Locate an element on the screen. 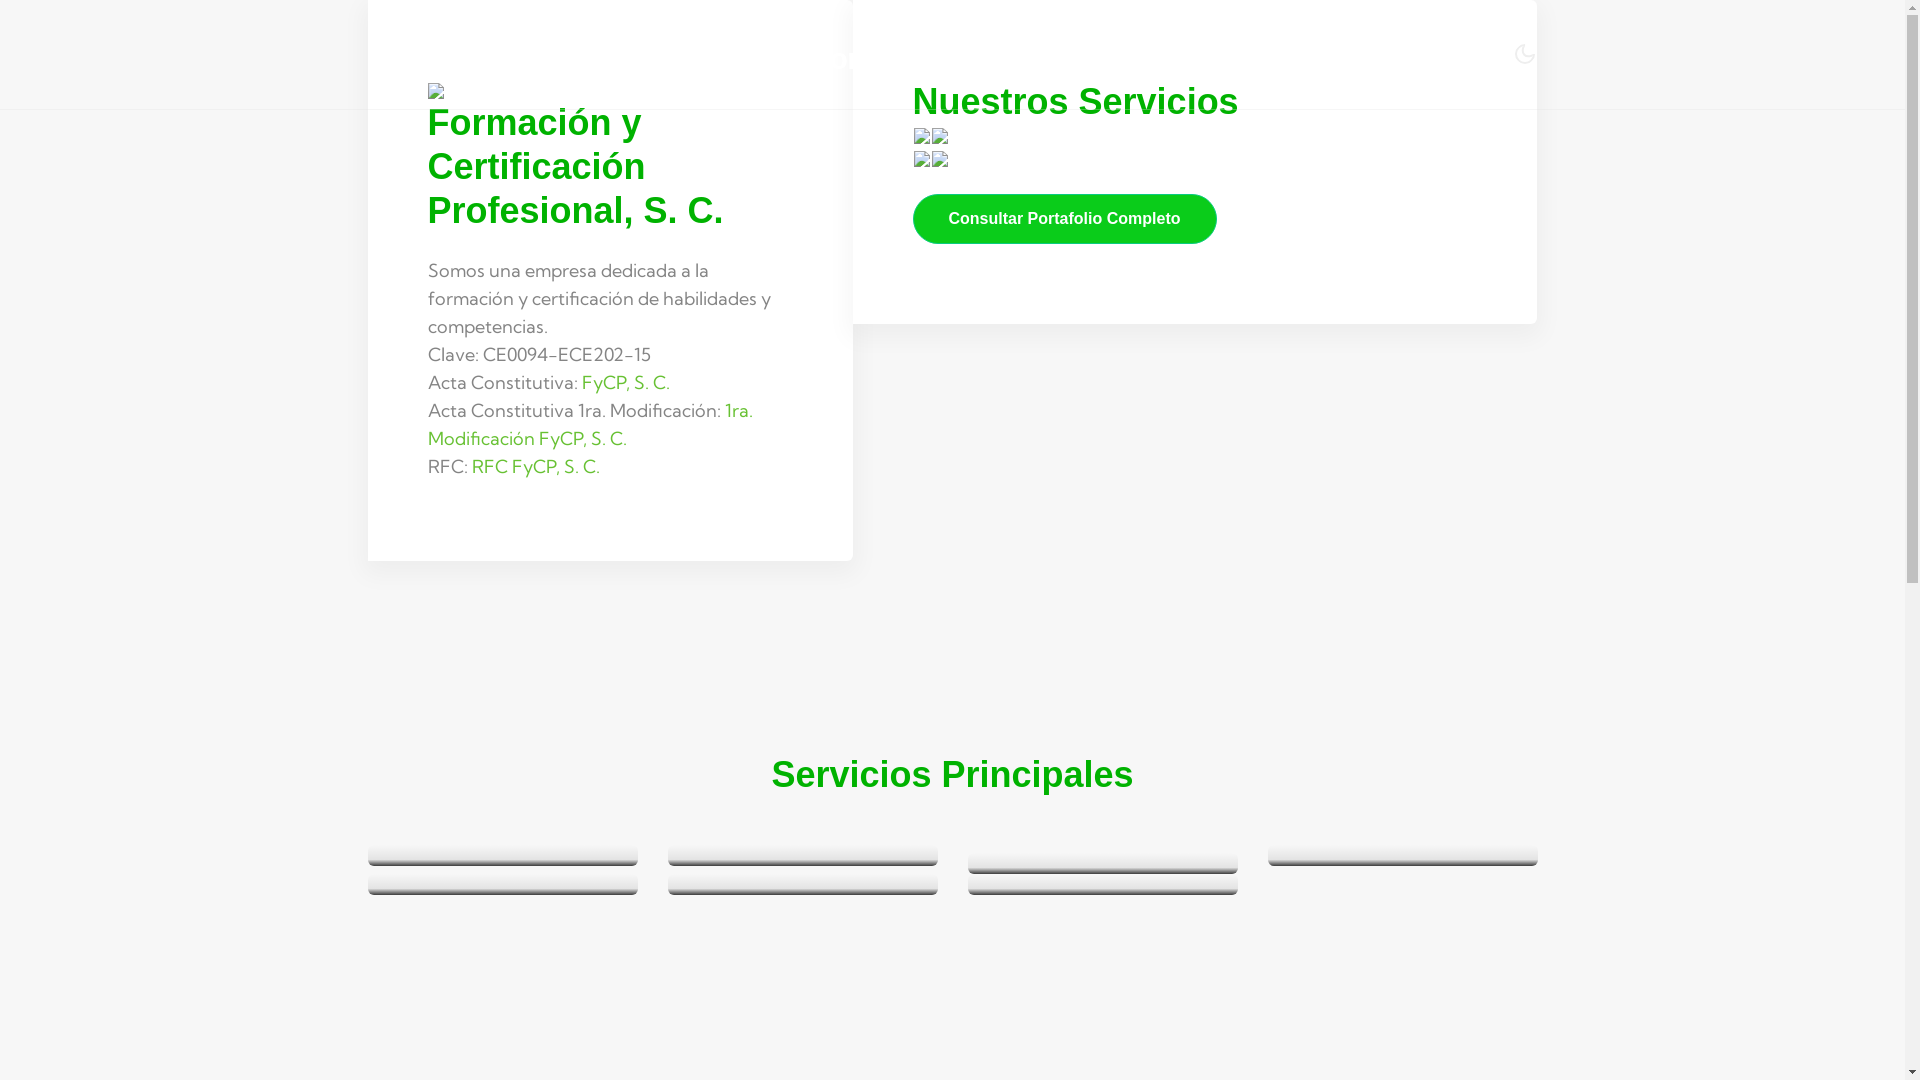 The width and height of the screenshot is (1920, 1080). 'Consultar Portafolio Completo' is located at coordinates (1063, 219).